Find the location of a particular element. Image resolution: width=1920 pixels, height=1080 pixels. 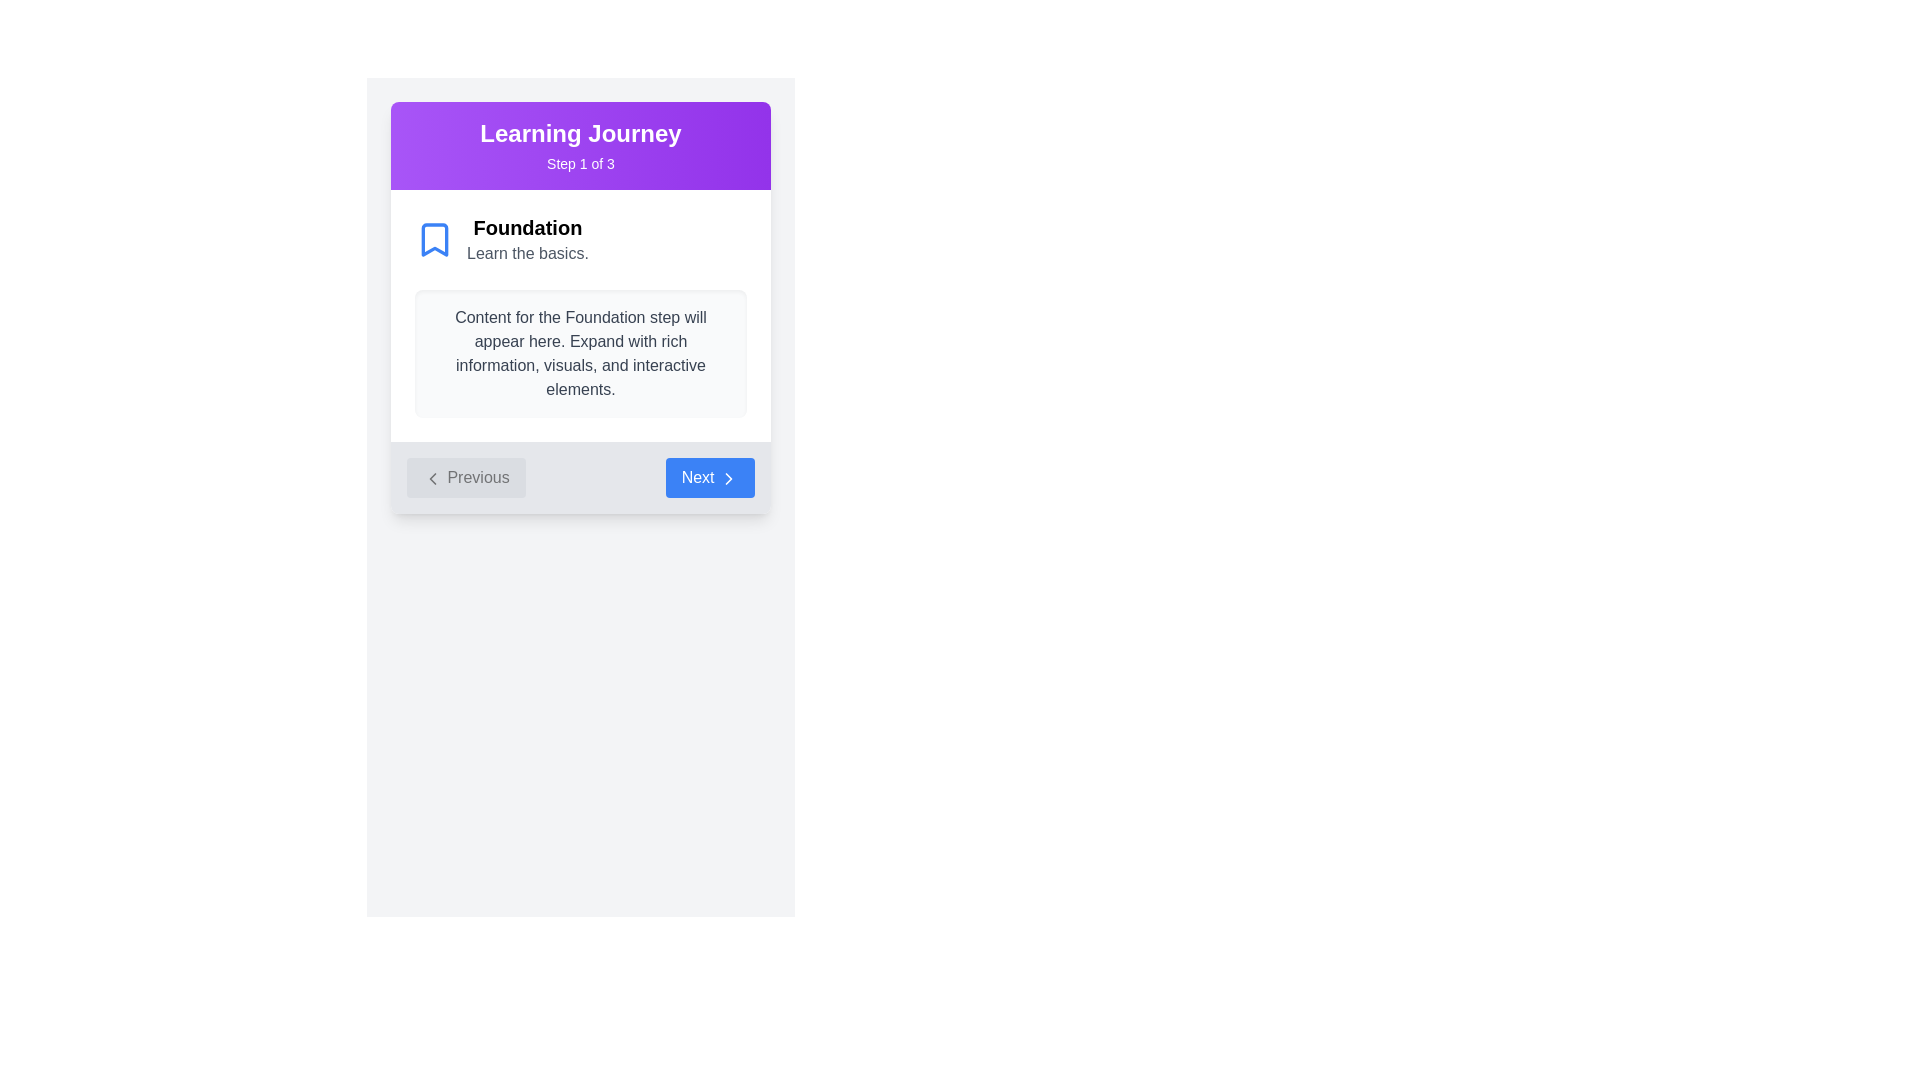

styling elements of the label or banner that describes the learning step 'Foundation' with the explanation 'Learn the basics.' is located at coordinates (579, 238).